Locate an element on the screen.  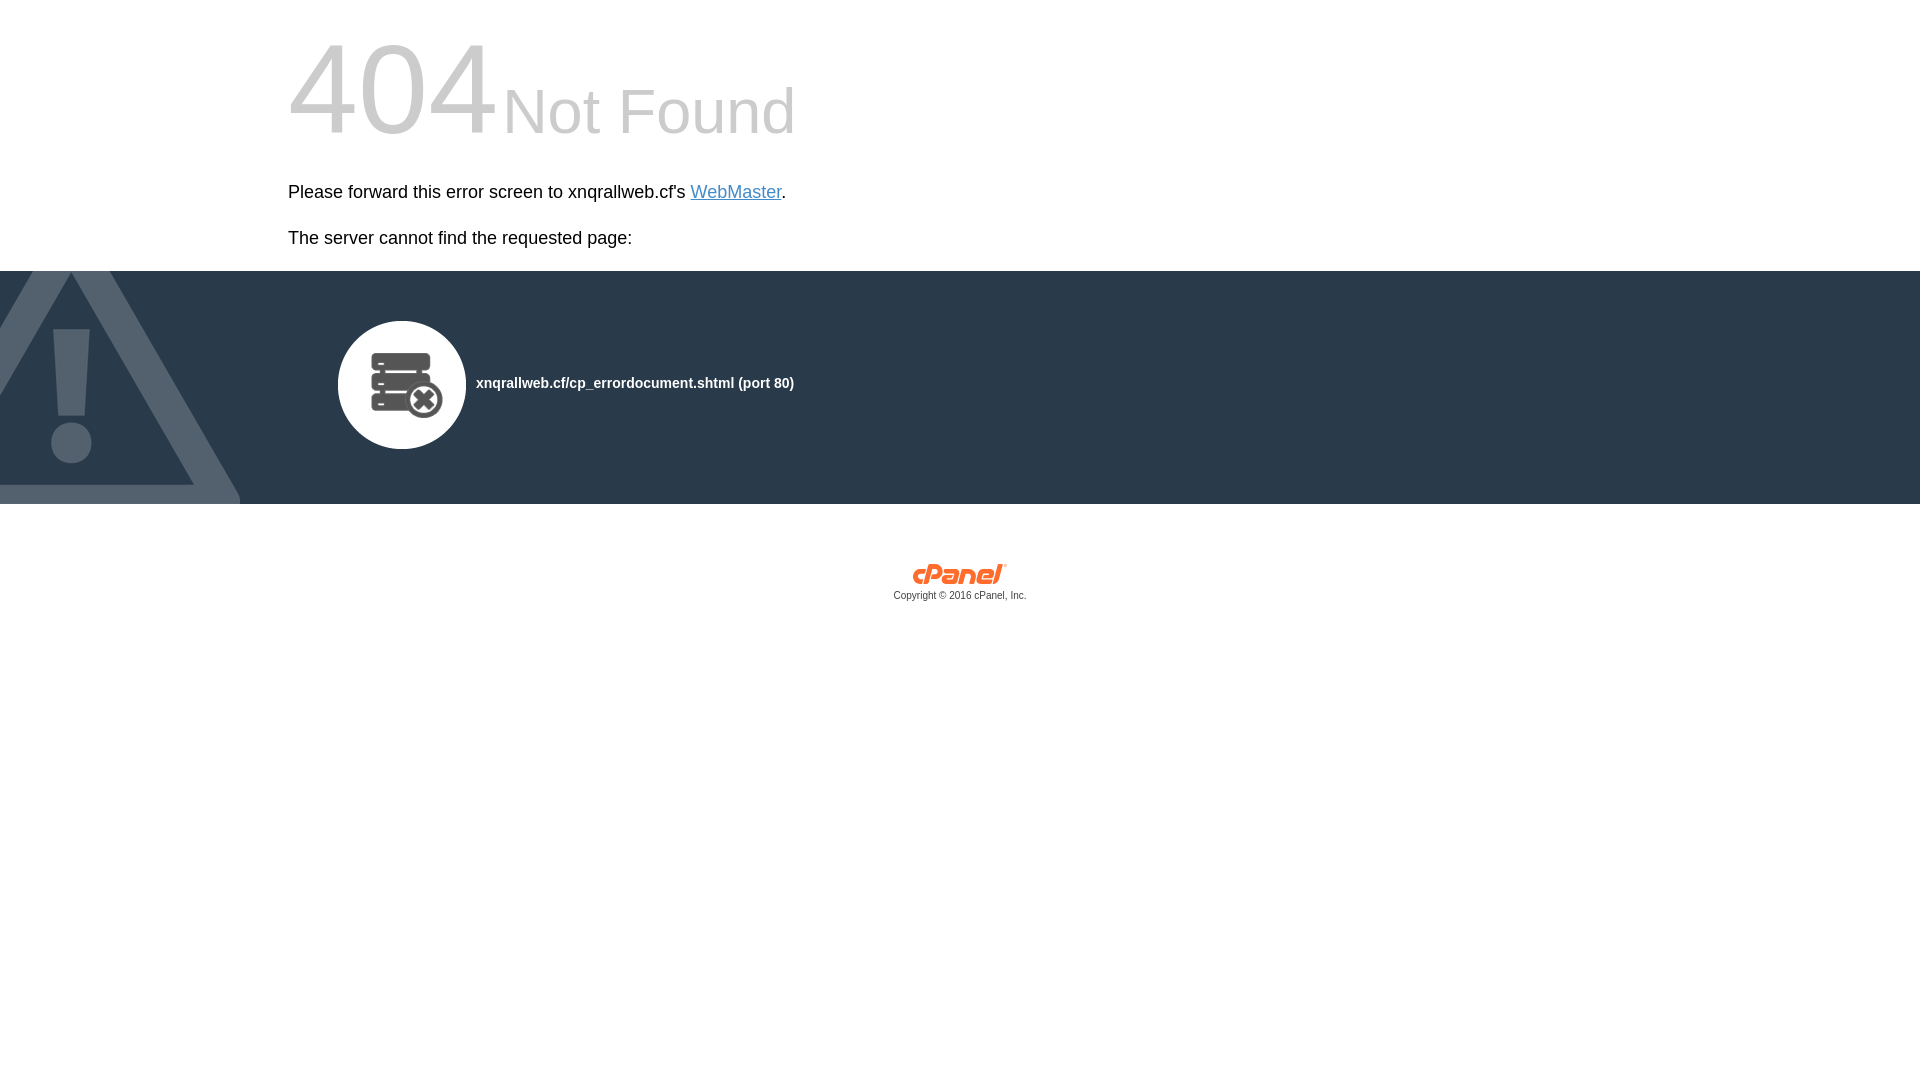
'WebMaster' is located at coordinates (691, 192).